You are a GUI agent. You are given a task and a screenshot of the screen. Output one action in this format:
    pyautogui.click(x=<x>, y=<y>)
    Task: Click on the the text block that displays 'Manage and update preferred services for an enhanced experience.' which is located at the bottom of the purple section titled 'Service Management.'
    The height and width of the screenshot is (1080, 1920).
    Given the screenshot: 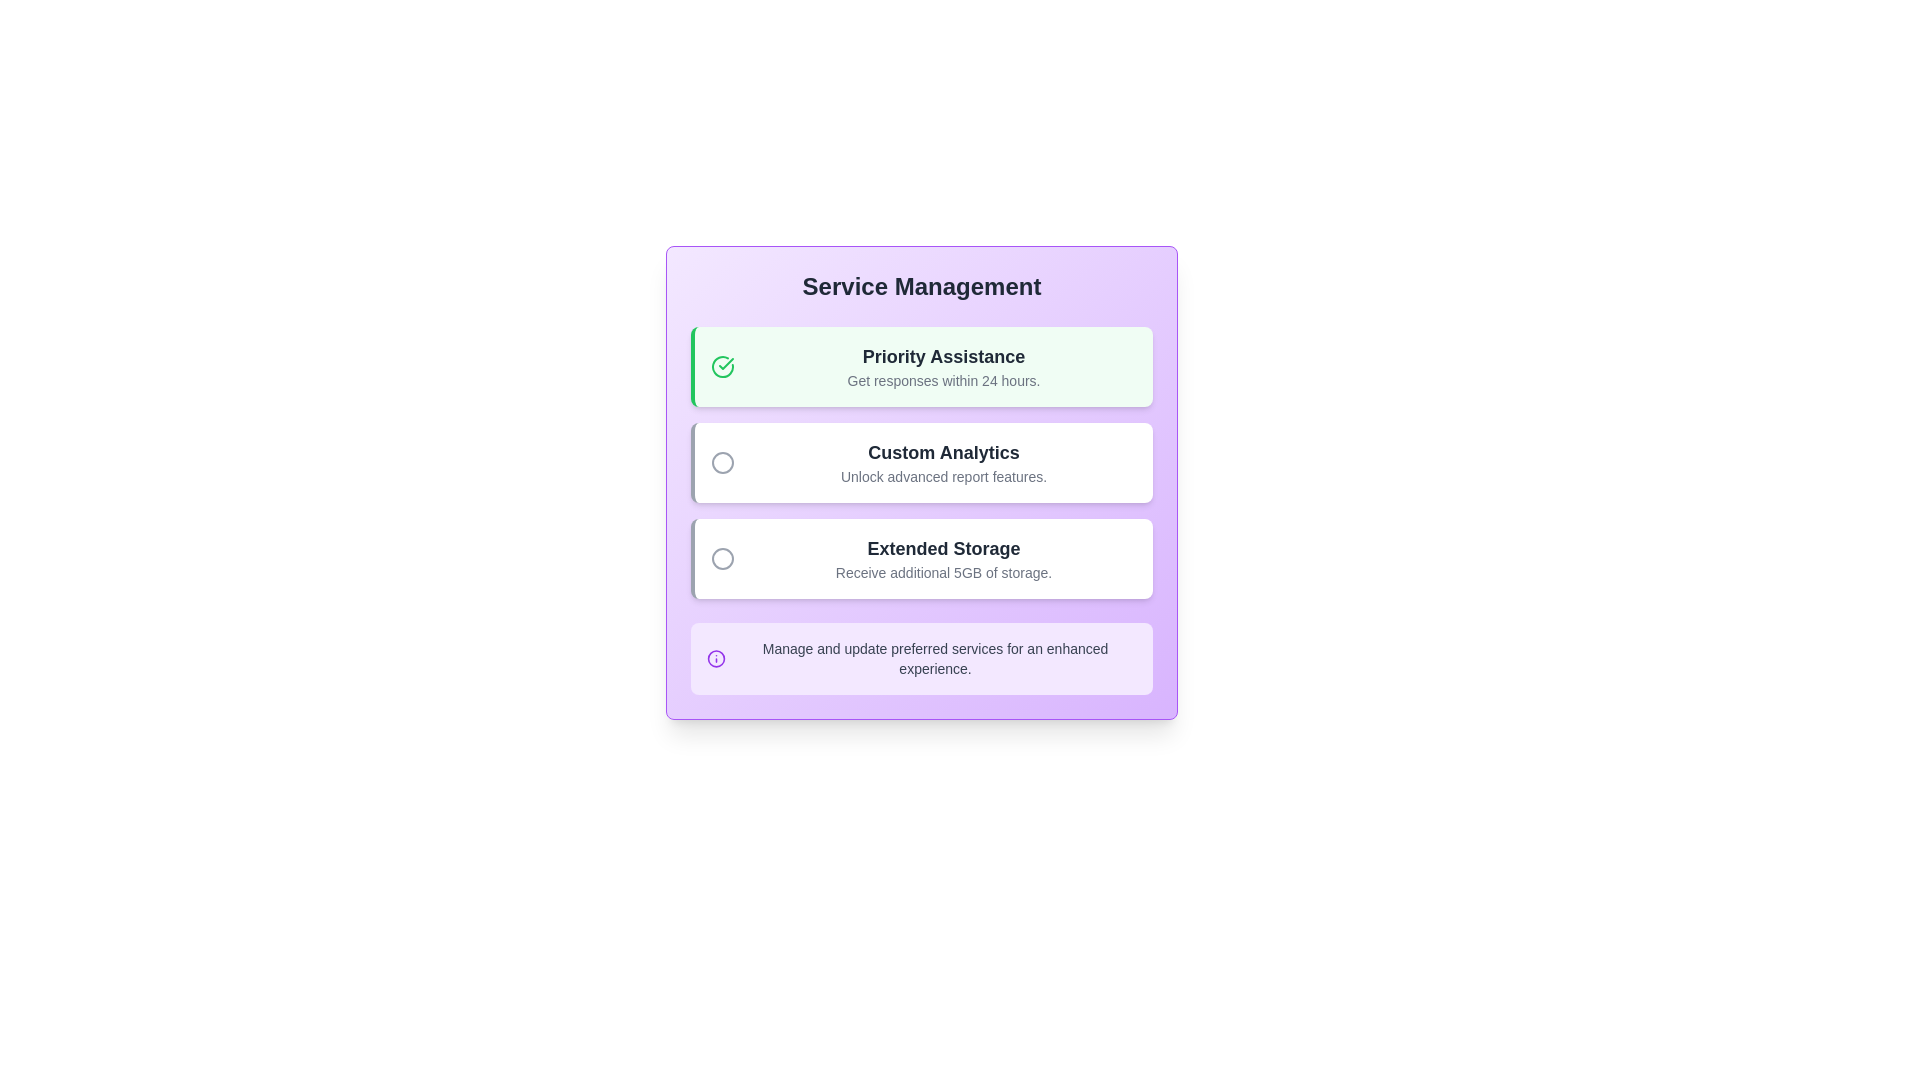 What is the action you would take?
    pyautogui.click(x=934, y=659)
    